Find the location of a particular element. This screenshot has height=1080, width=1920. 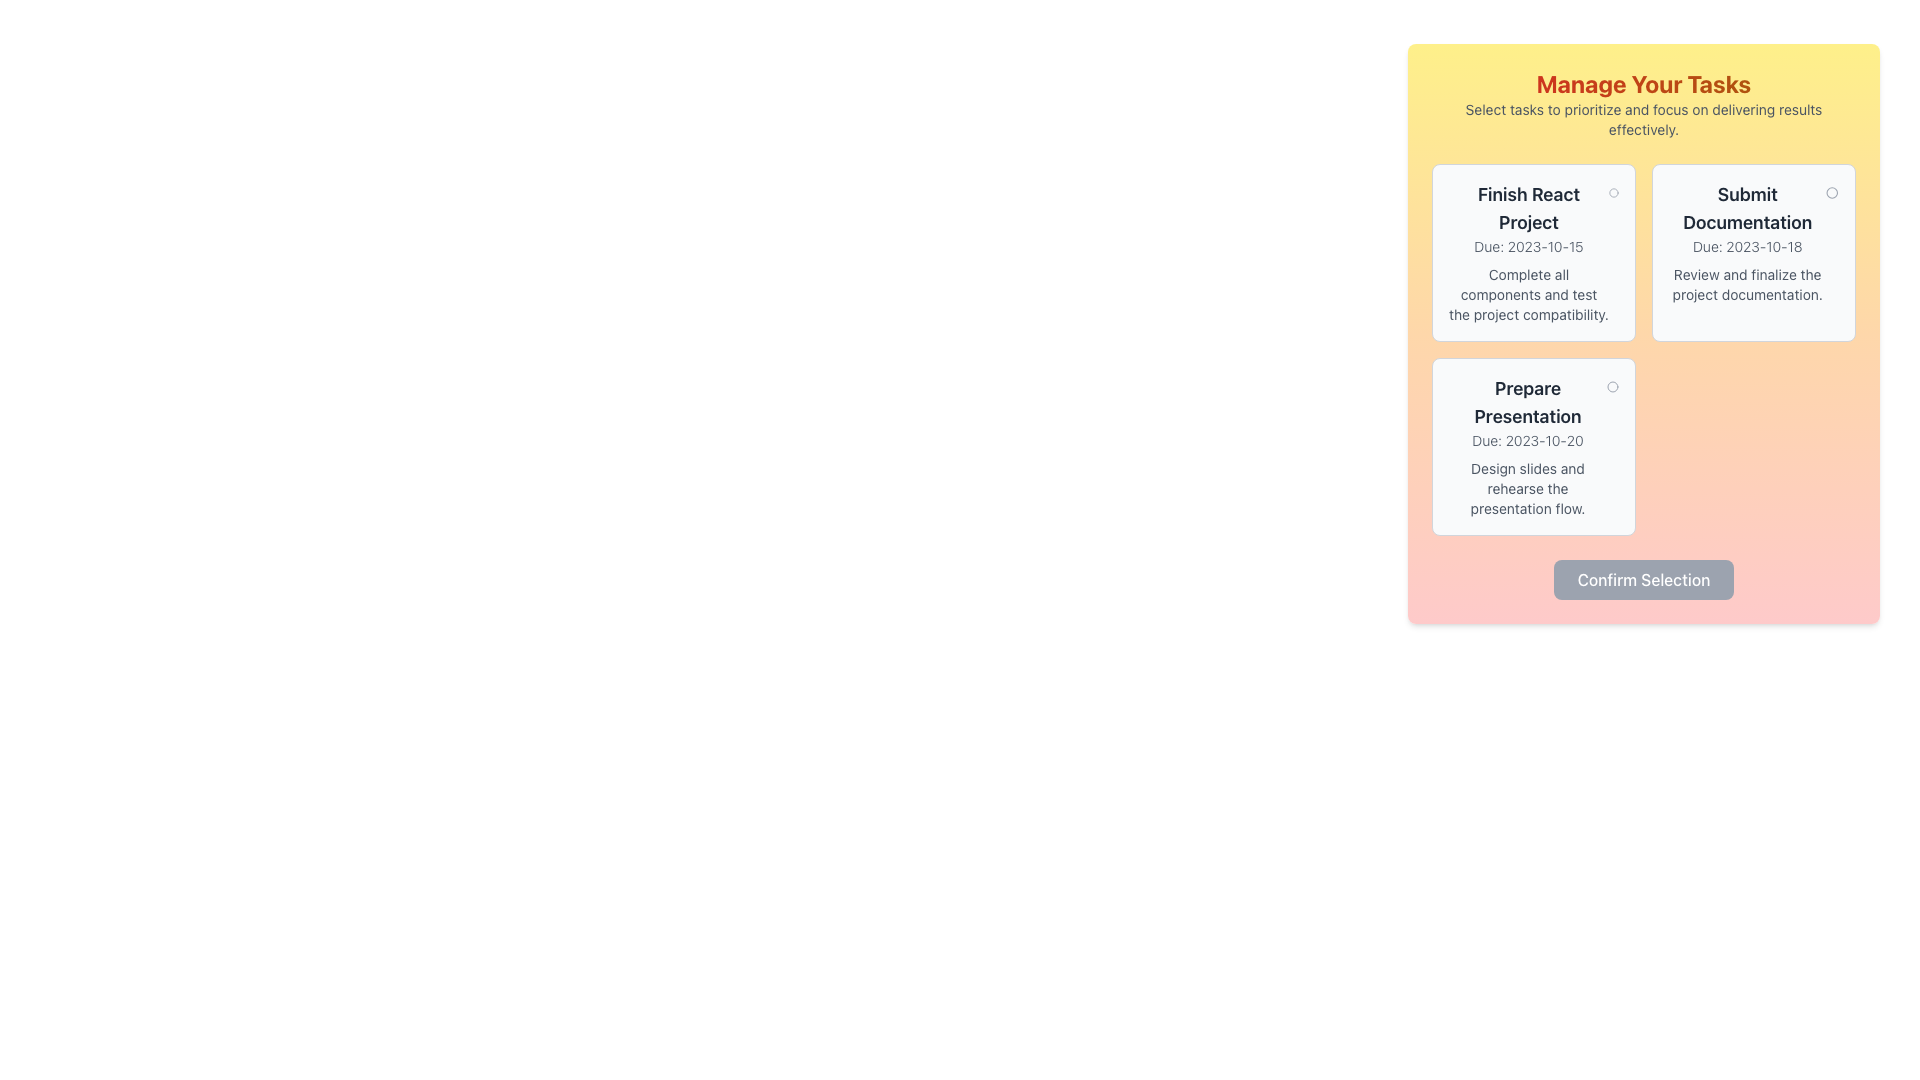

the heading element displaying 'Manage Your Tasks', which is a large, bold, gradient-colored text located at the top of the task management interface is located at coordinates (1643, 83).